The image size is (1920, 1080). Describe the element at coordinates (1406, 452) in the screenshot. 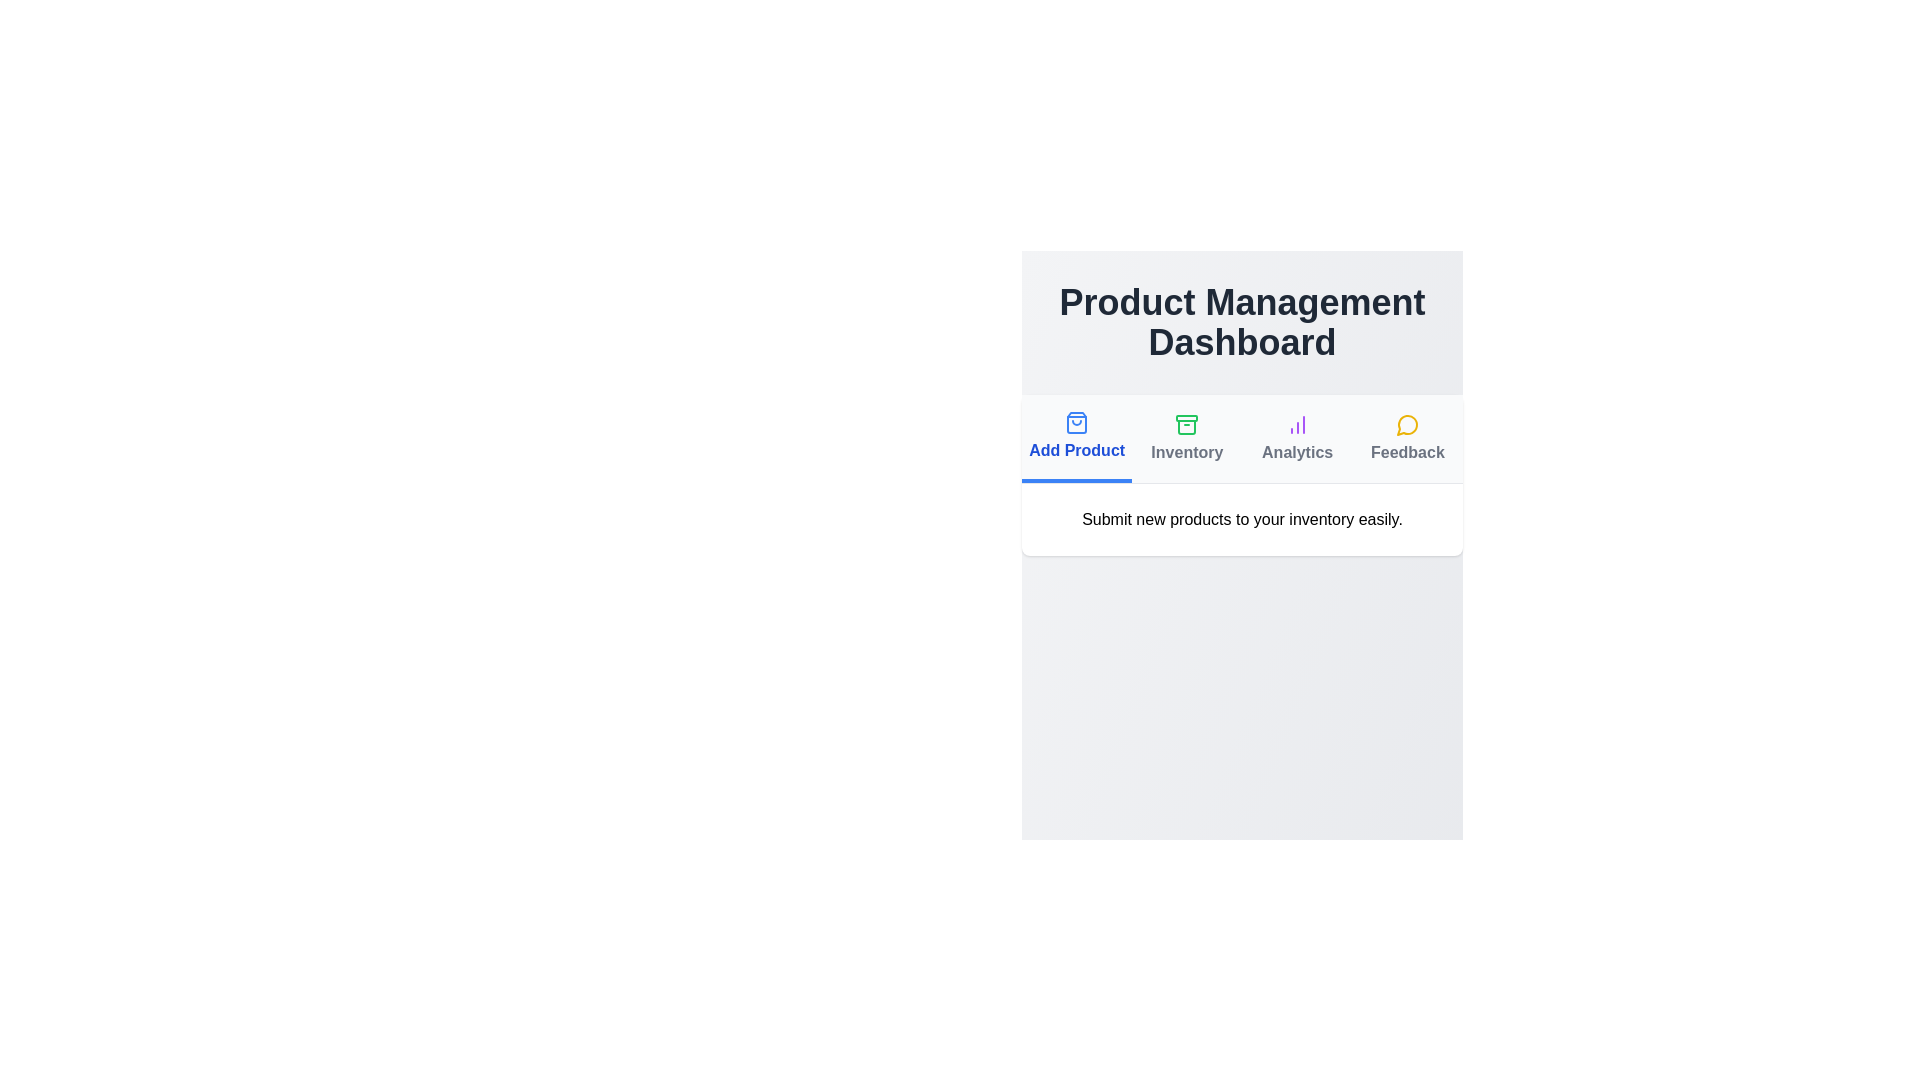

I see `the 'Feedback' text label, which is styled in a standard sans-serif font and positioned under a yellow circular icon resembling a comment or speech bubble` at that location.